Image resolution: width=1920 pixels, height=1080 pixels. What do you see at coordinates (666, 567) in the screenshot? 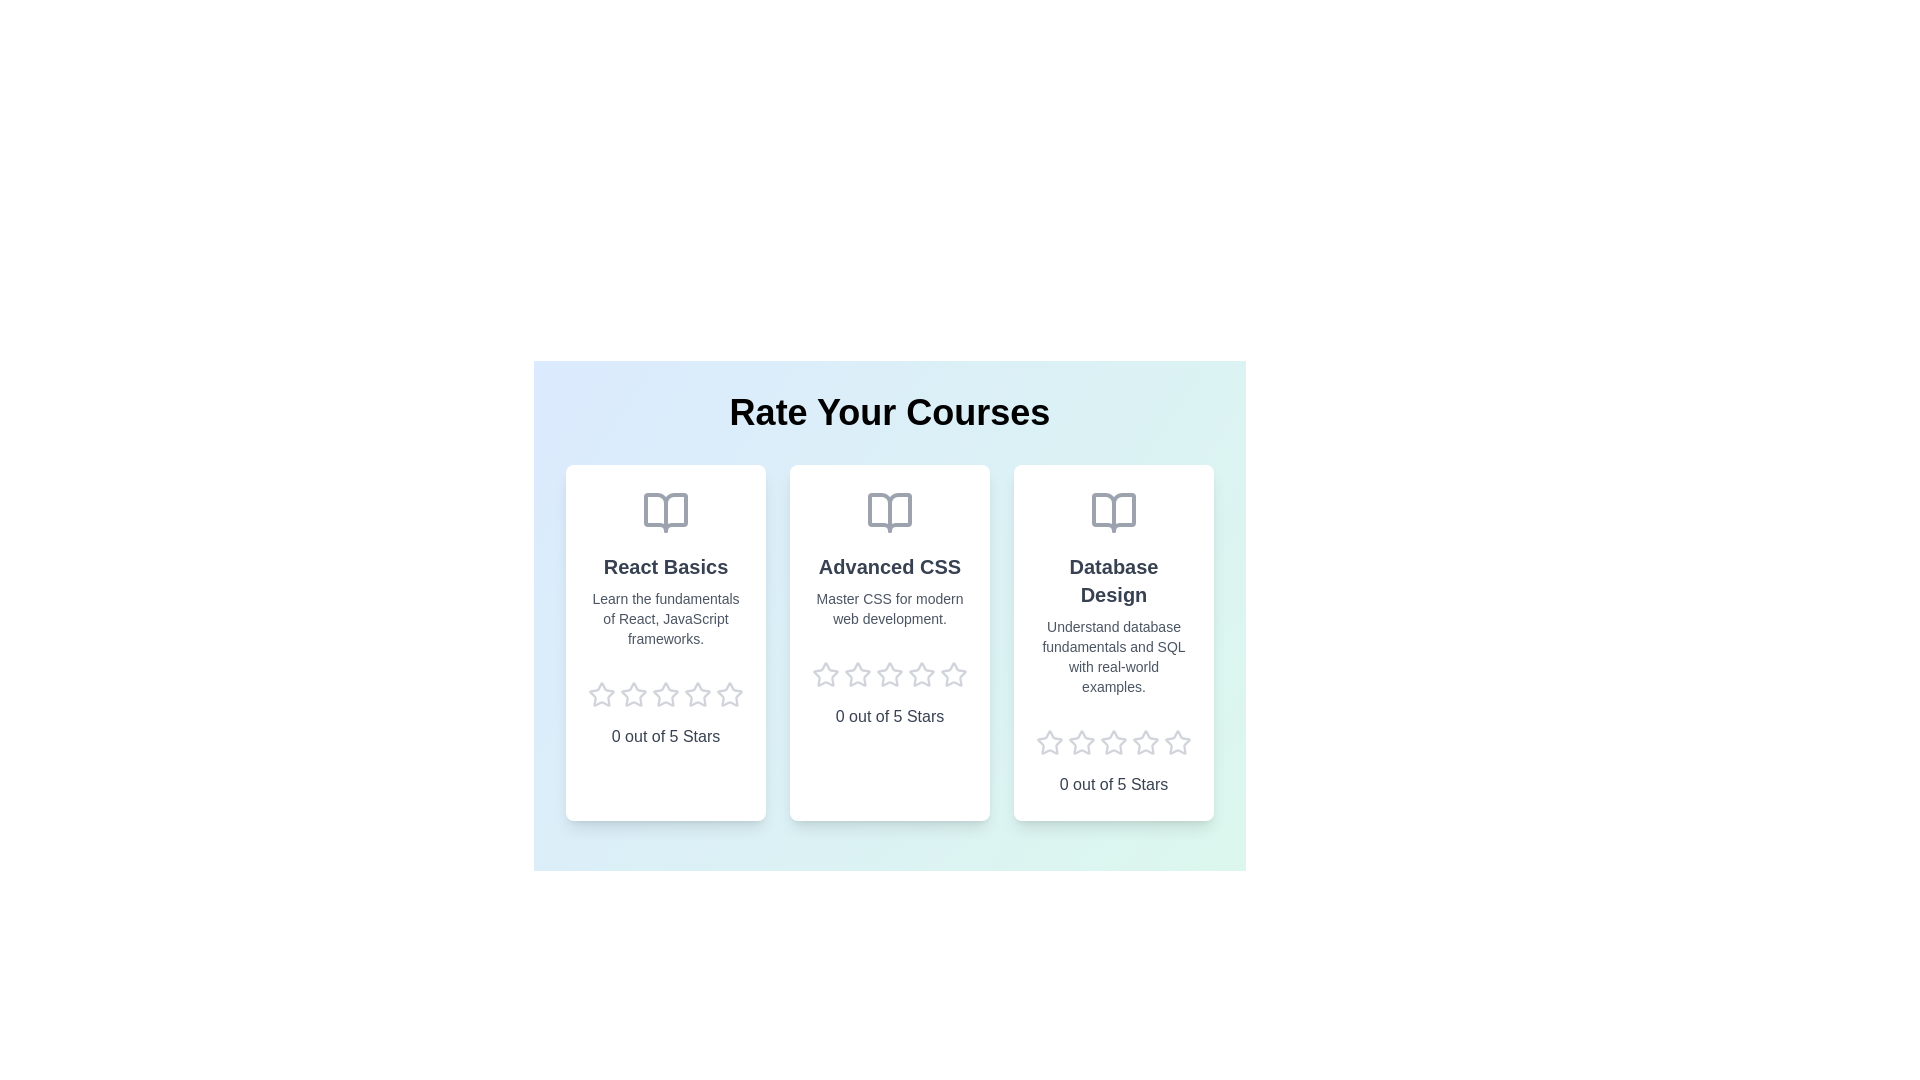
I see `the course title to display its description` at bounding box center [666, 567].